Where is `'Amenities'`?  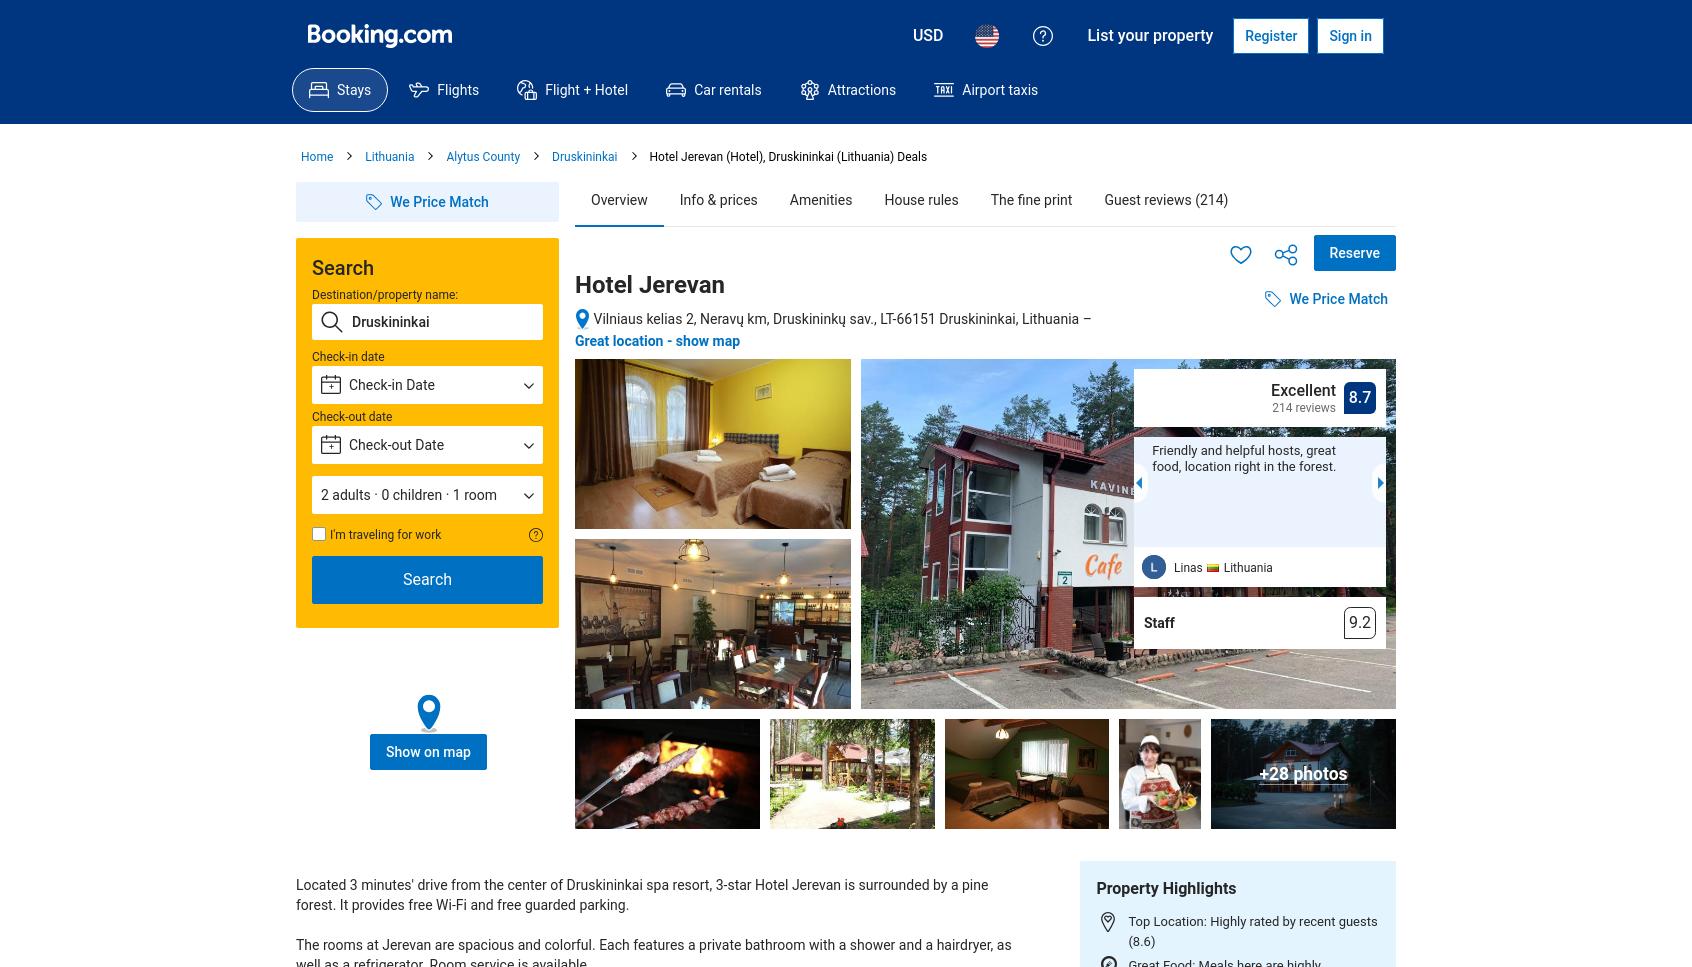
'Amenities' is located at coordinates (820, 198).